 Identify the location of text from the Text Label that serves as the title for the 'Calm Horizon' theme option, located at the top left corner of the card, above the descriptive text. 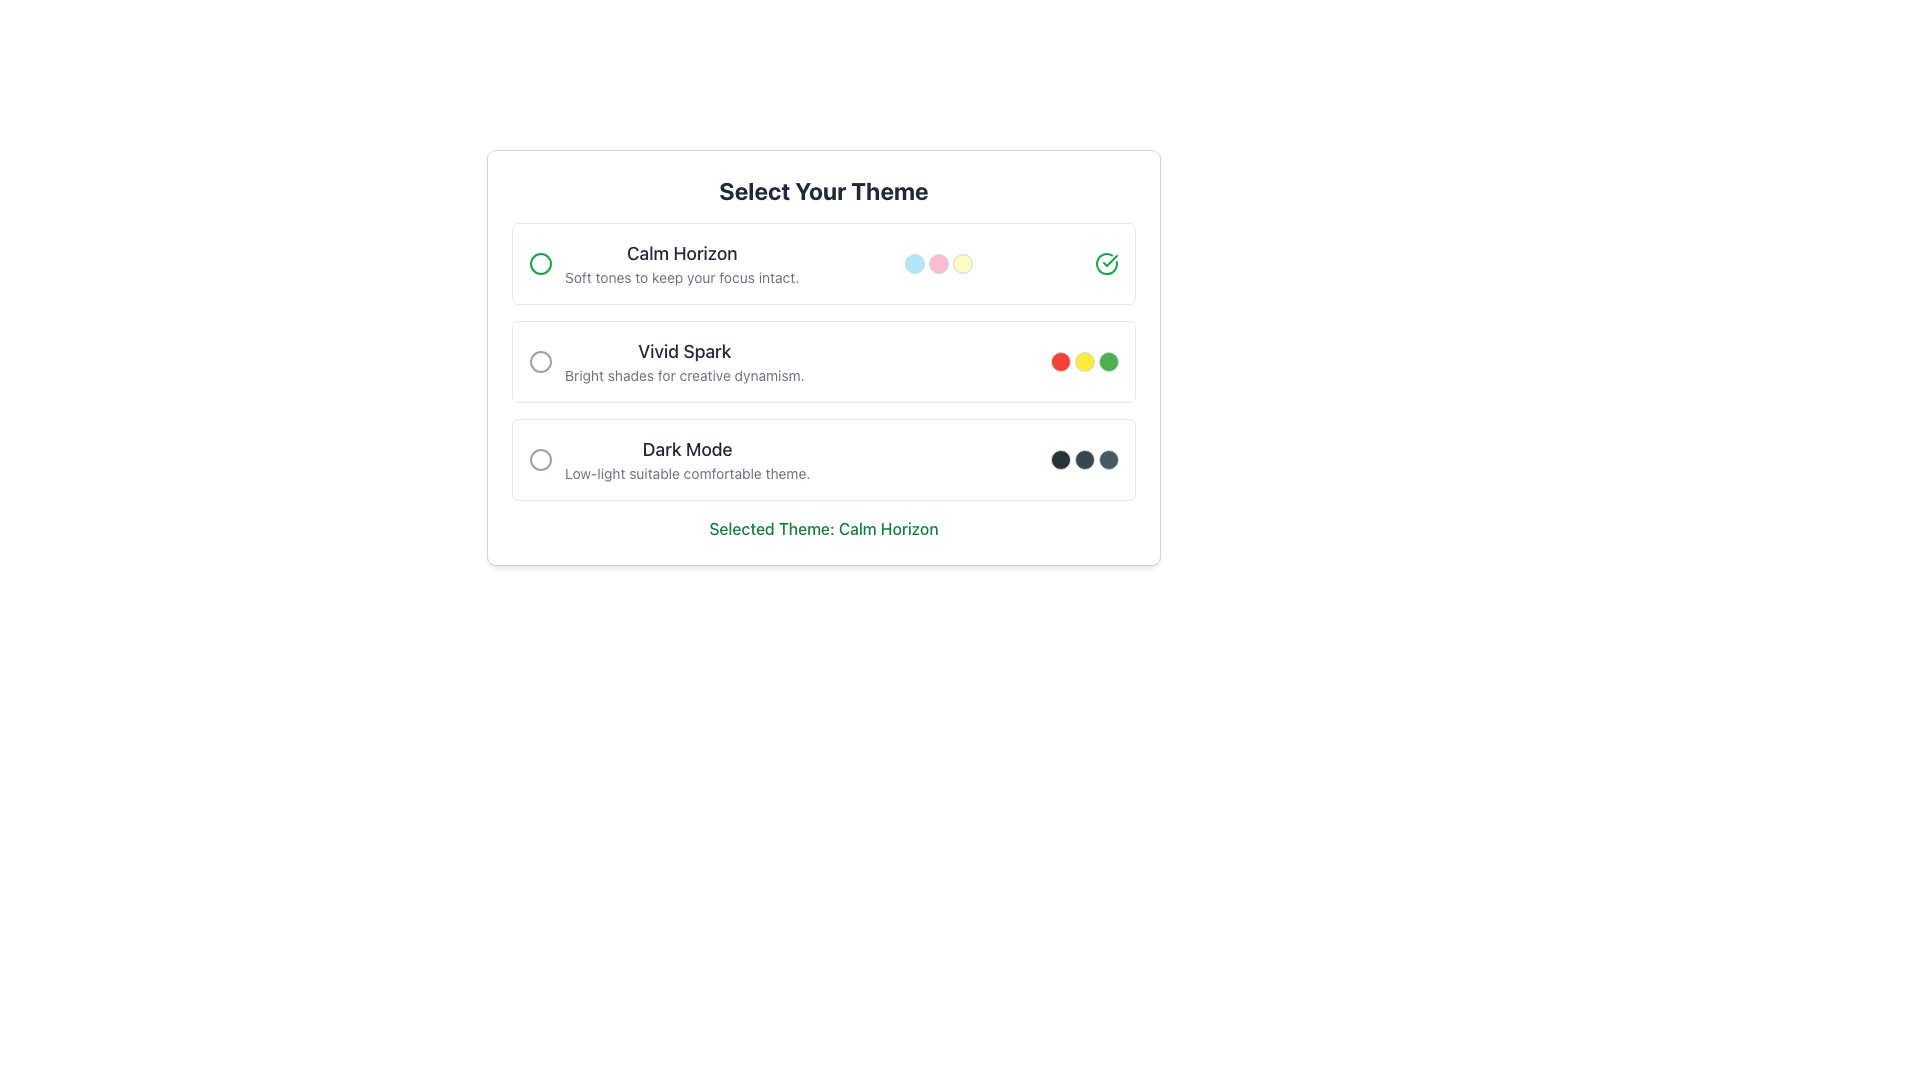
(682, 253).